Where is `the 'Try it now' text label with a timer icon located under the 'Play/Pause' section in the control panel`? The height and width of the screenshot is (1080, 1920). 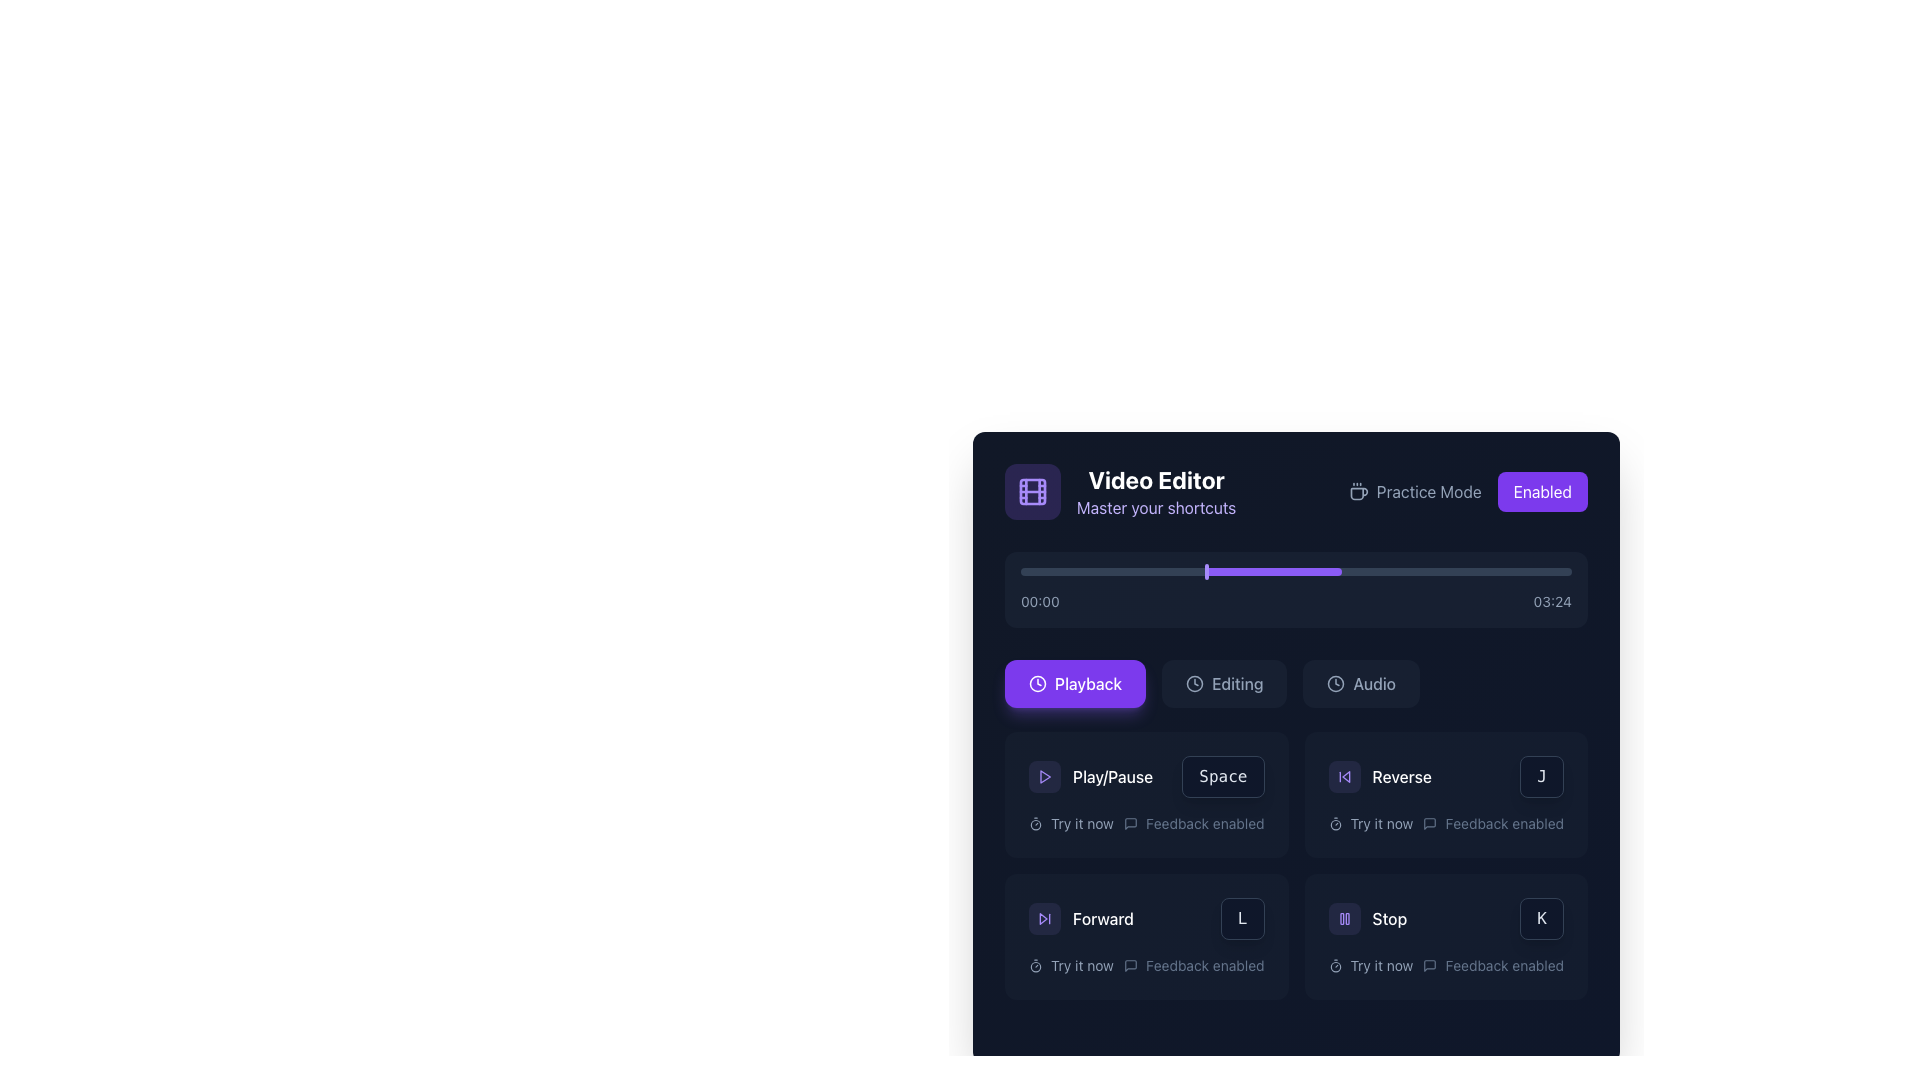
the 'Try it now' text label with a timer icon located under the 'Play/Pause' section in the control panel is located at coordinates (1070, 824).